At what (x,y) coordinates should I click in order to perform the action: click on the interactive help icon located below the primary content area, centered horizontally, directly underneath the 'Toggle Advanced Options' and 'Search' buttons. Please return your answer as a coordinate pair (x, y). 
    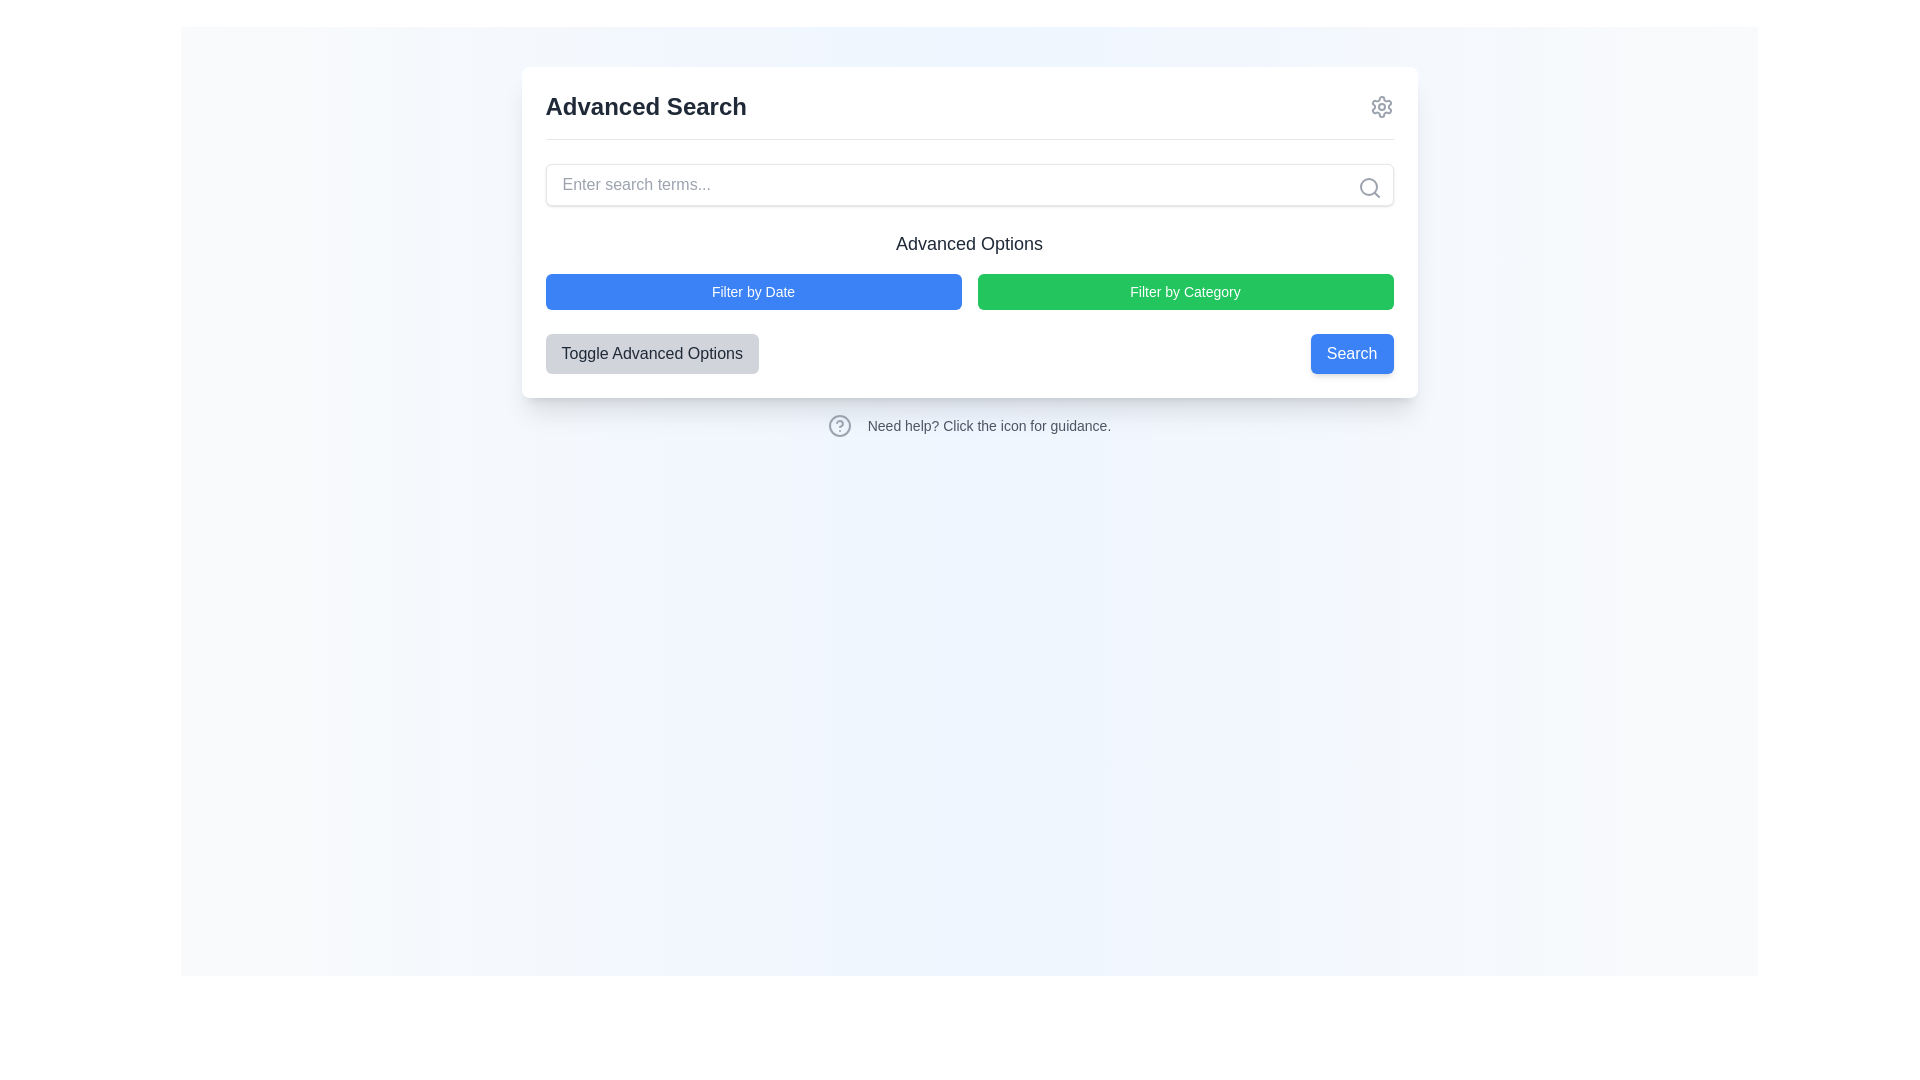
    Looking at the image, I should click on (969, 416).